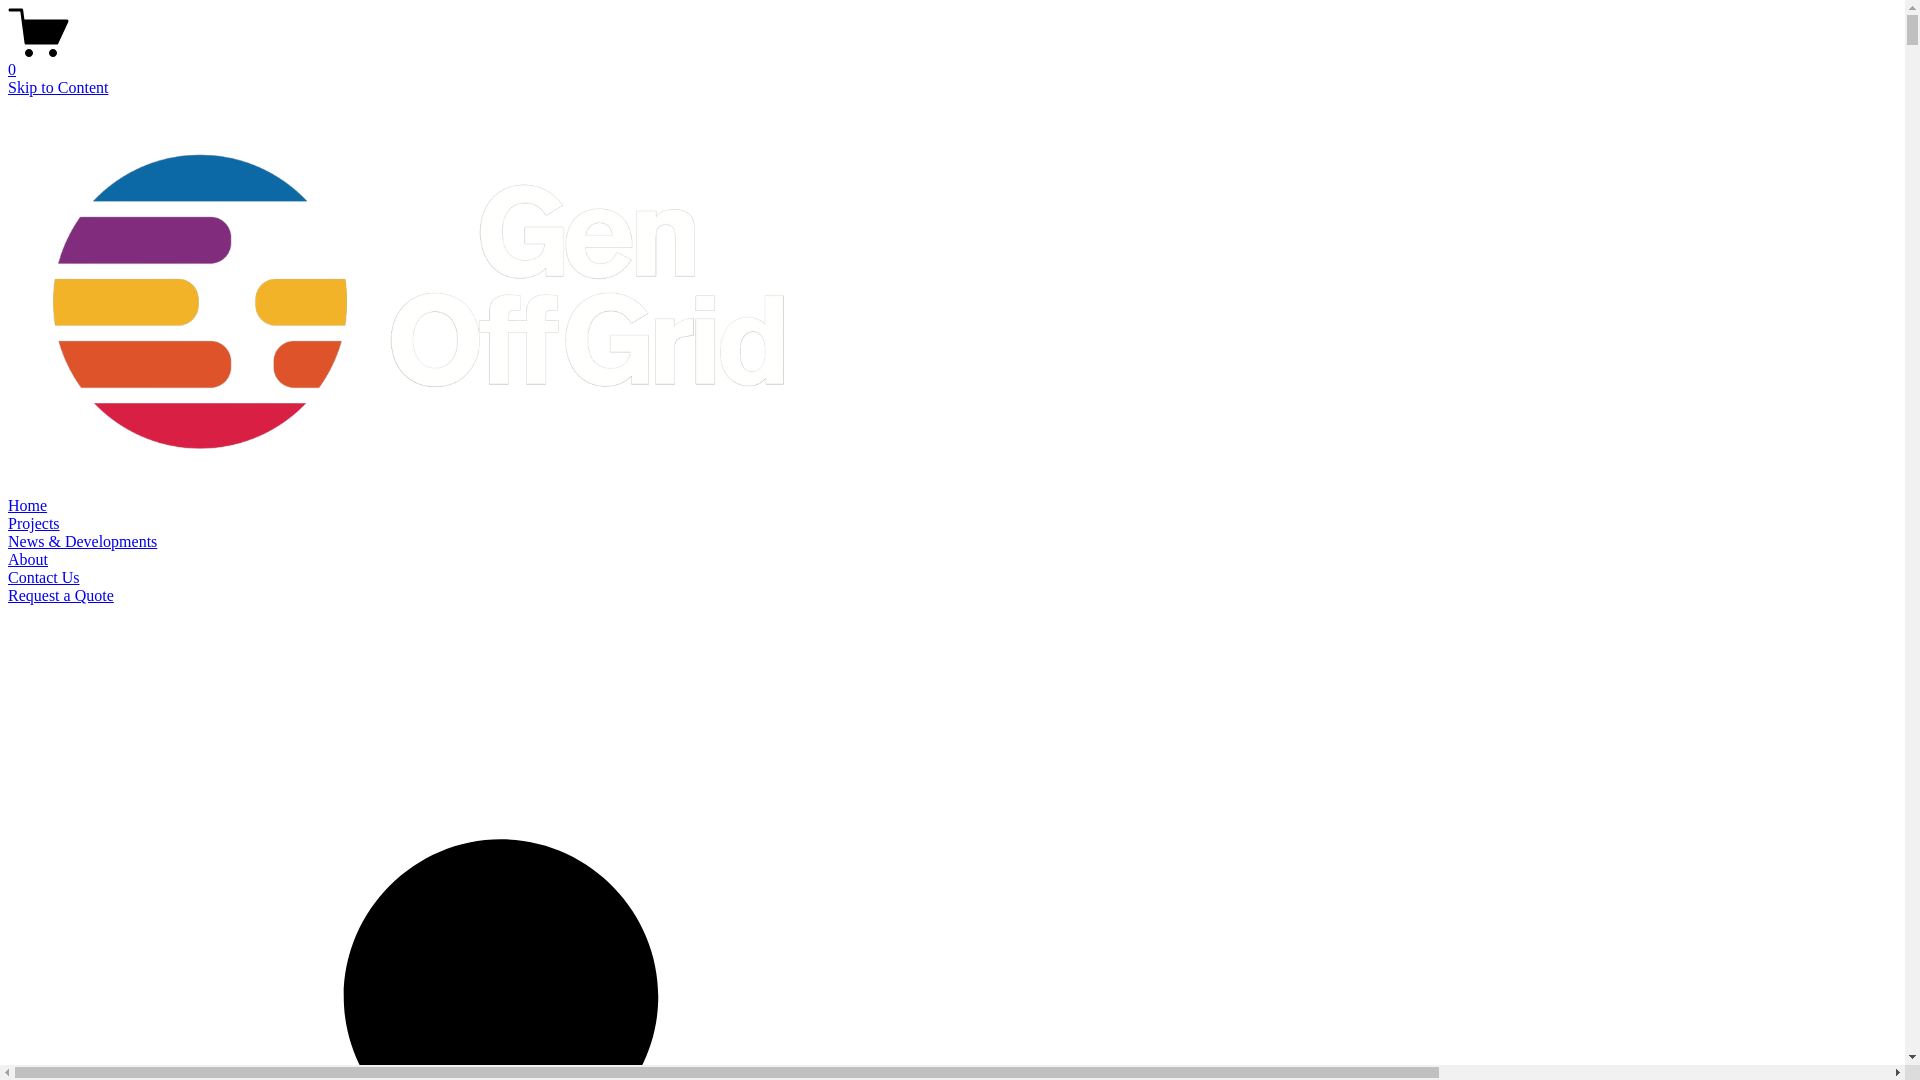 The image size is (1920, 1080). I want to click on 'Contact Us', so click(43, 577).